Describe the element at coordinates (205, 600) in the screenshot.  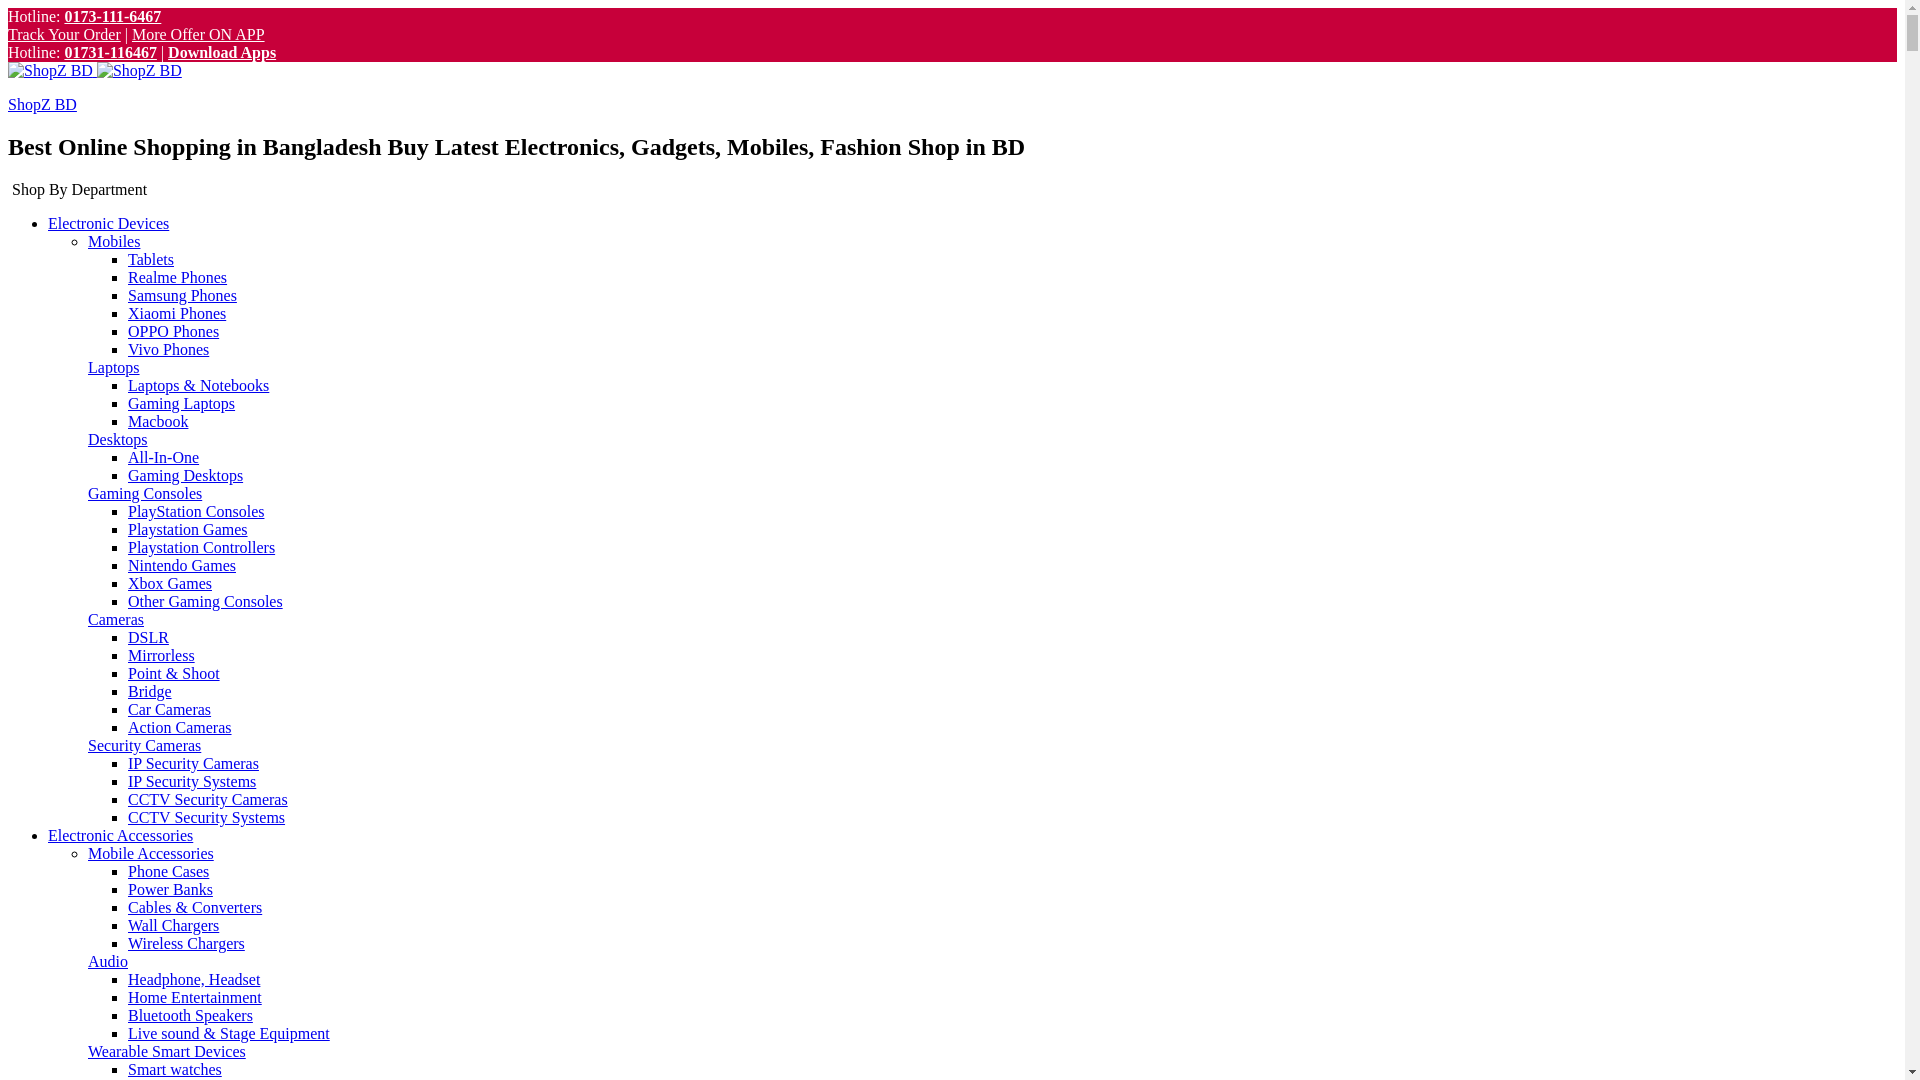
I see `'Other Gaming Consoles'` at that location.